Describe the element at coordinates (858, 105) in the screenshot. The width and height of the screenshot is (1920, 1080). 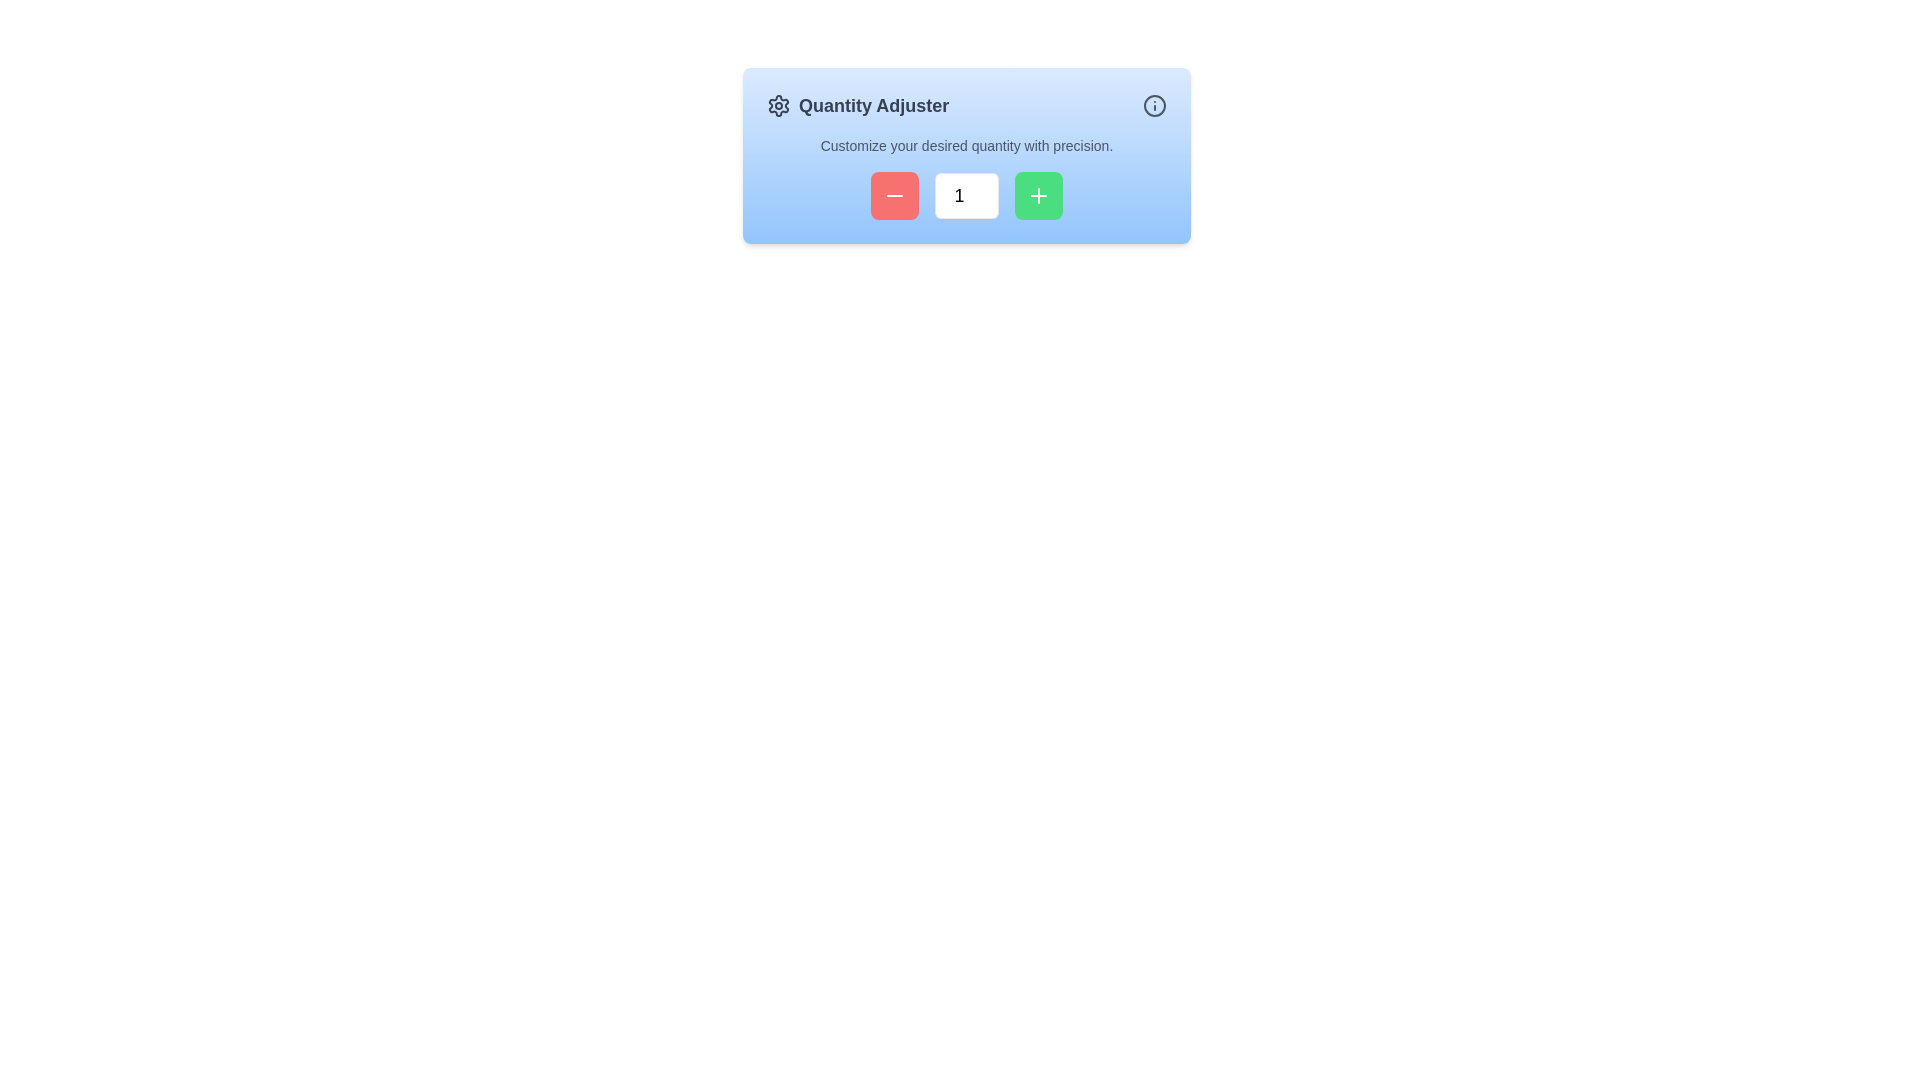
I see `the 'Quantity Adjuster' text label with a cog wheel icon, which is positioned at the top-left section of a light blue panel` at that location.